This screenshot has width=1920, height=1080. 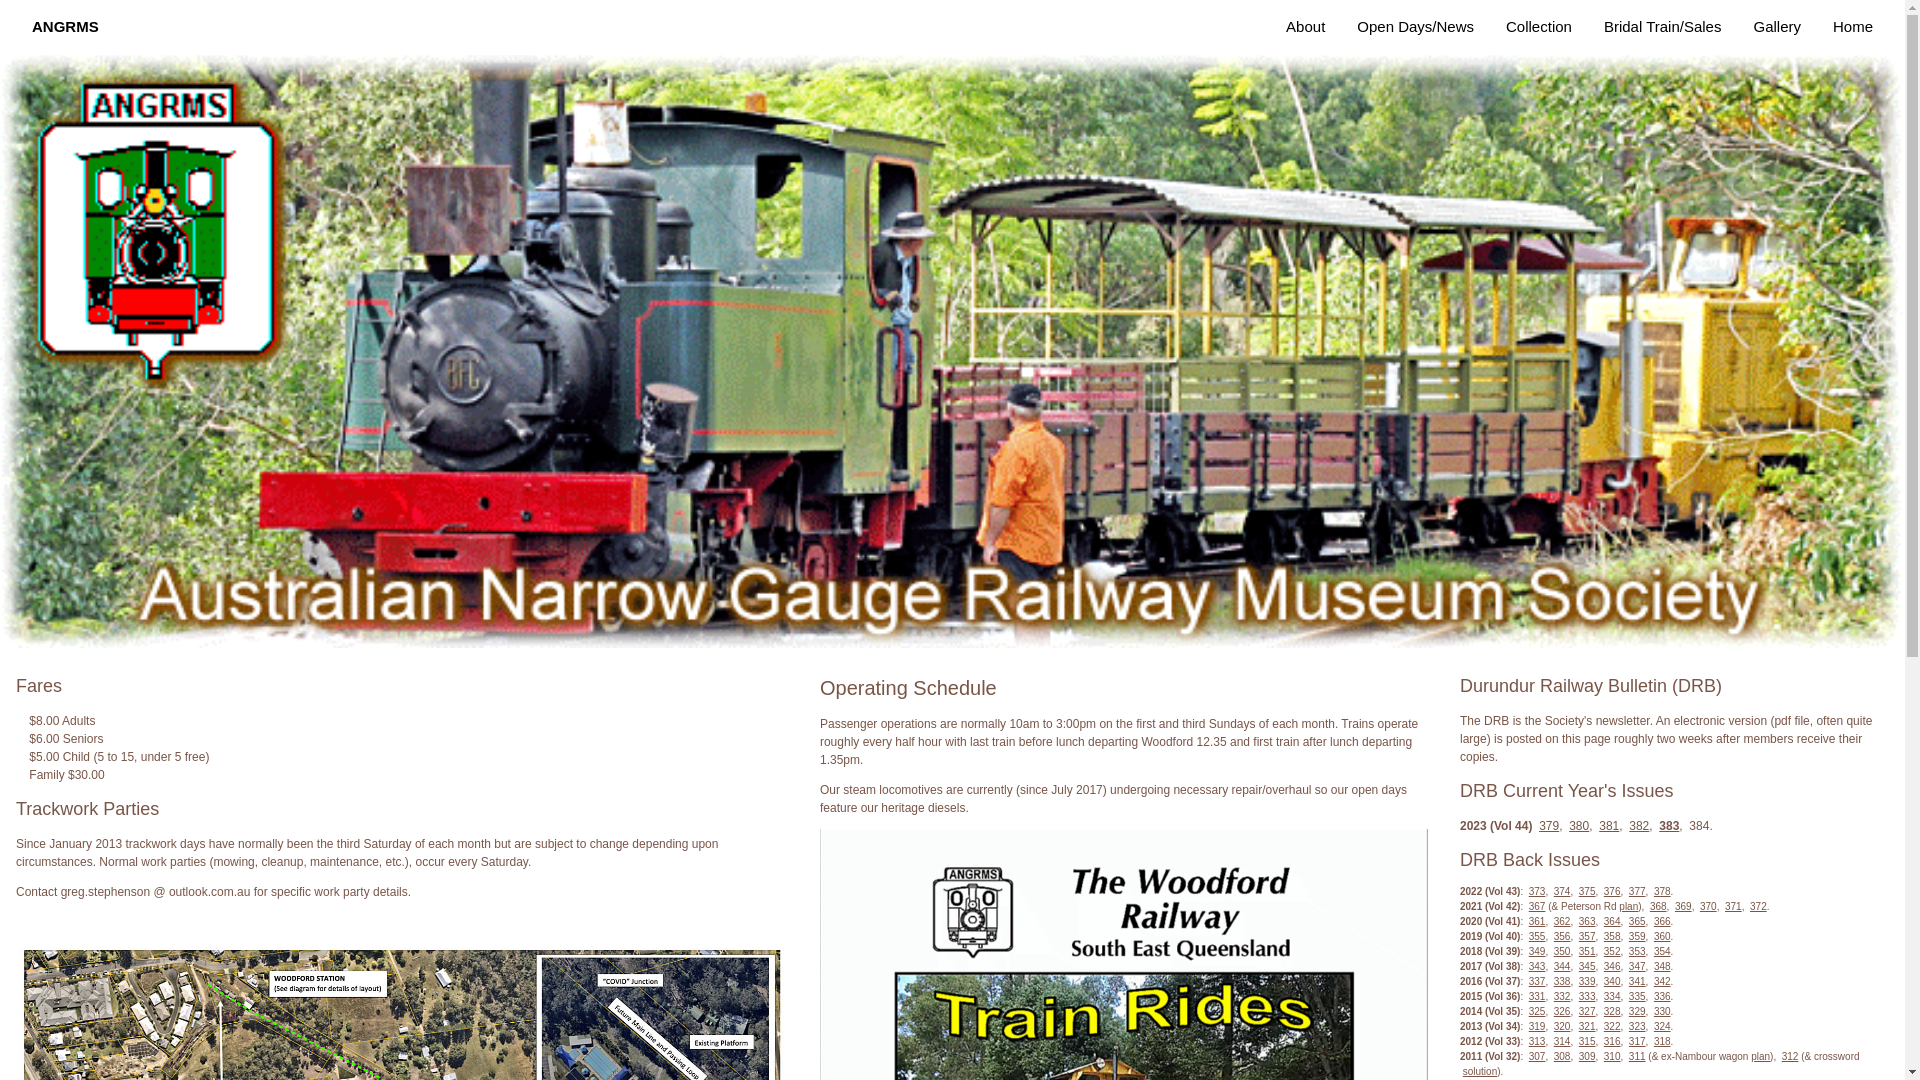 I want to click on '308', so click(x=1561, y=1055).